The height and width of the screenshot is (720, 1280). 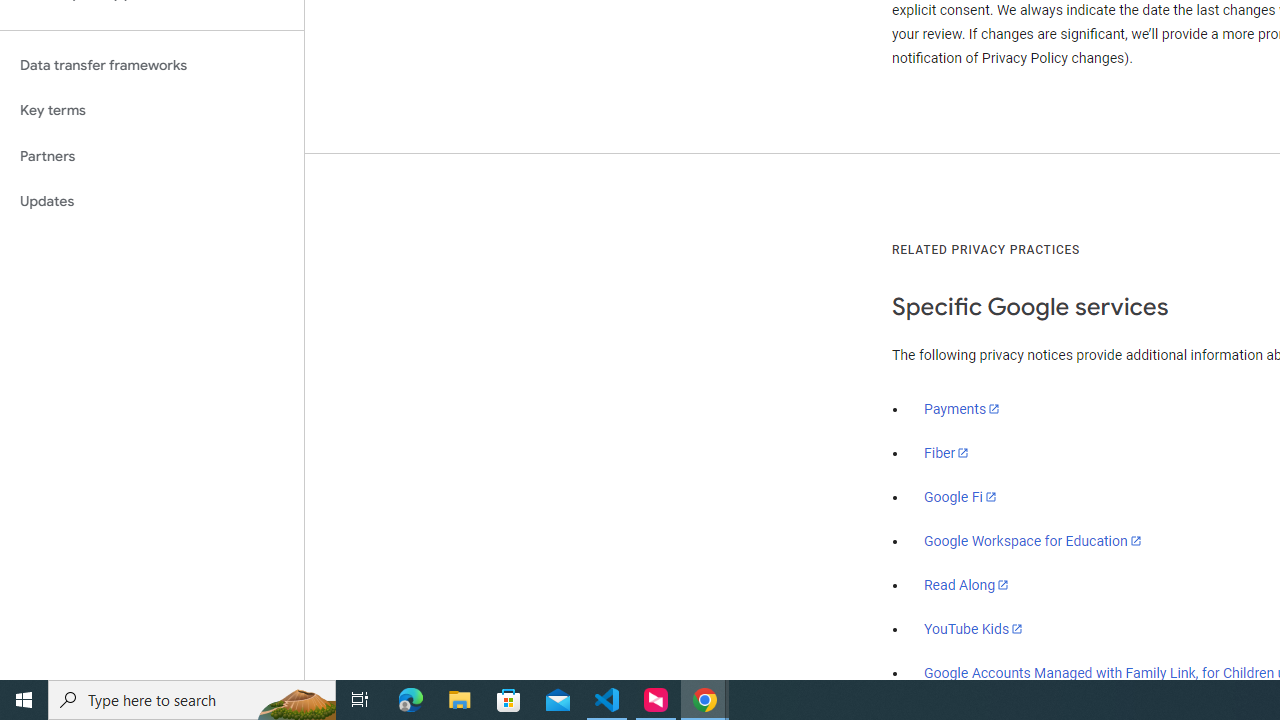 What do you see at coordinates (960, 496) in the screenshot?
I see `'Google Fi'` at bounding box center [960, 496].